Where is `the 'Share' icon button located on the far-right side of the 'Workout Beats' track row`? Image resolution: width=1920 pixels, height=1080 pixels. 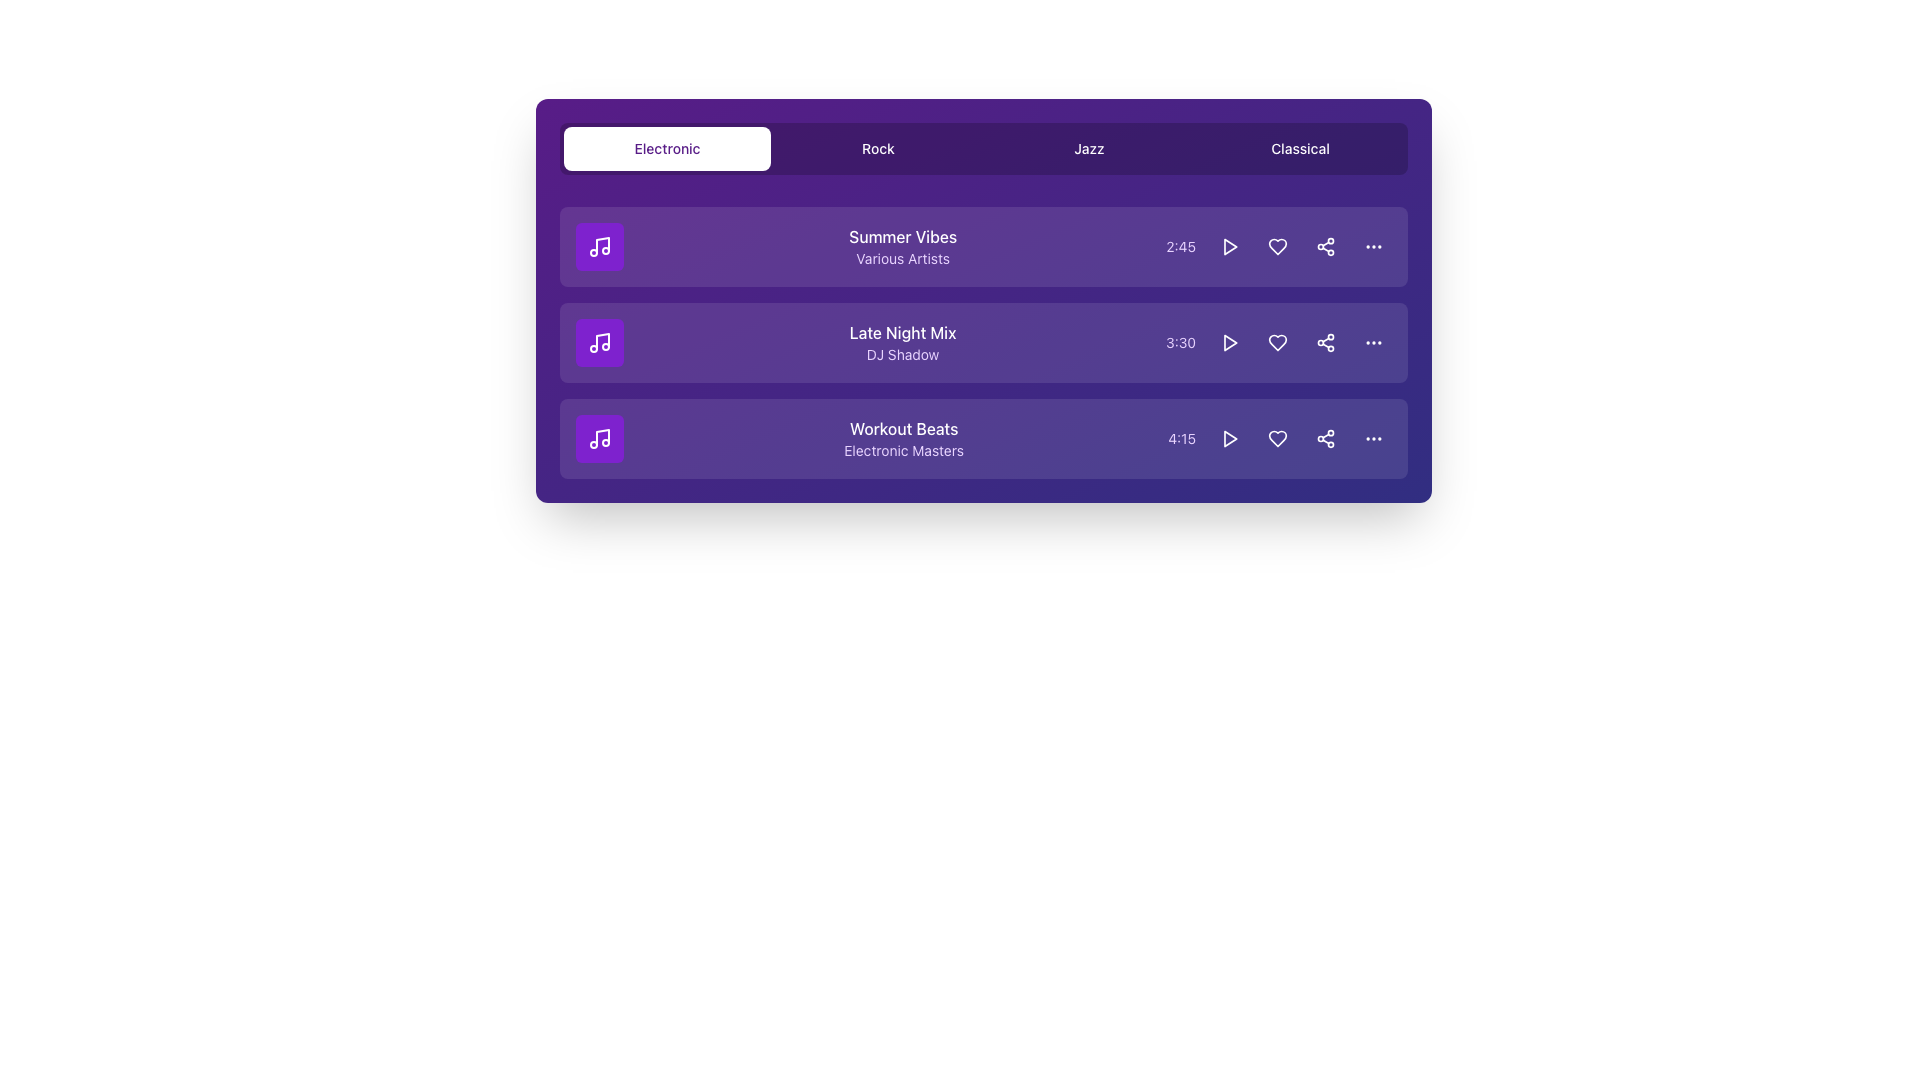 the 'Share' icon button located on the far-right side of the 'Workout Beats' track row is located at coordinates (1325, 438).